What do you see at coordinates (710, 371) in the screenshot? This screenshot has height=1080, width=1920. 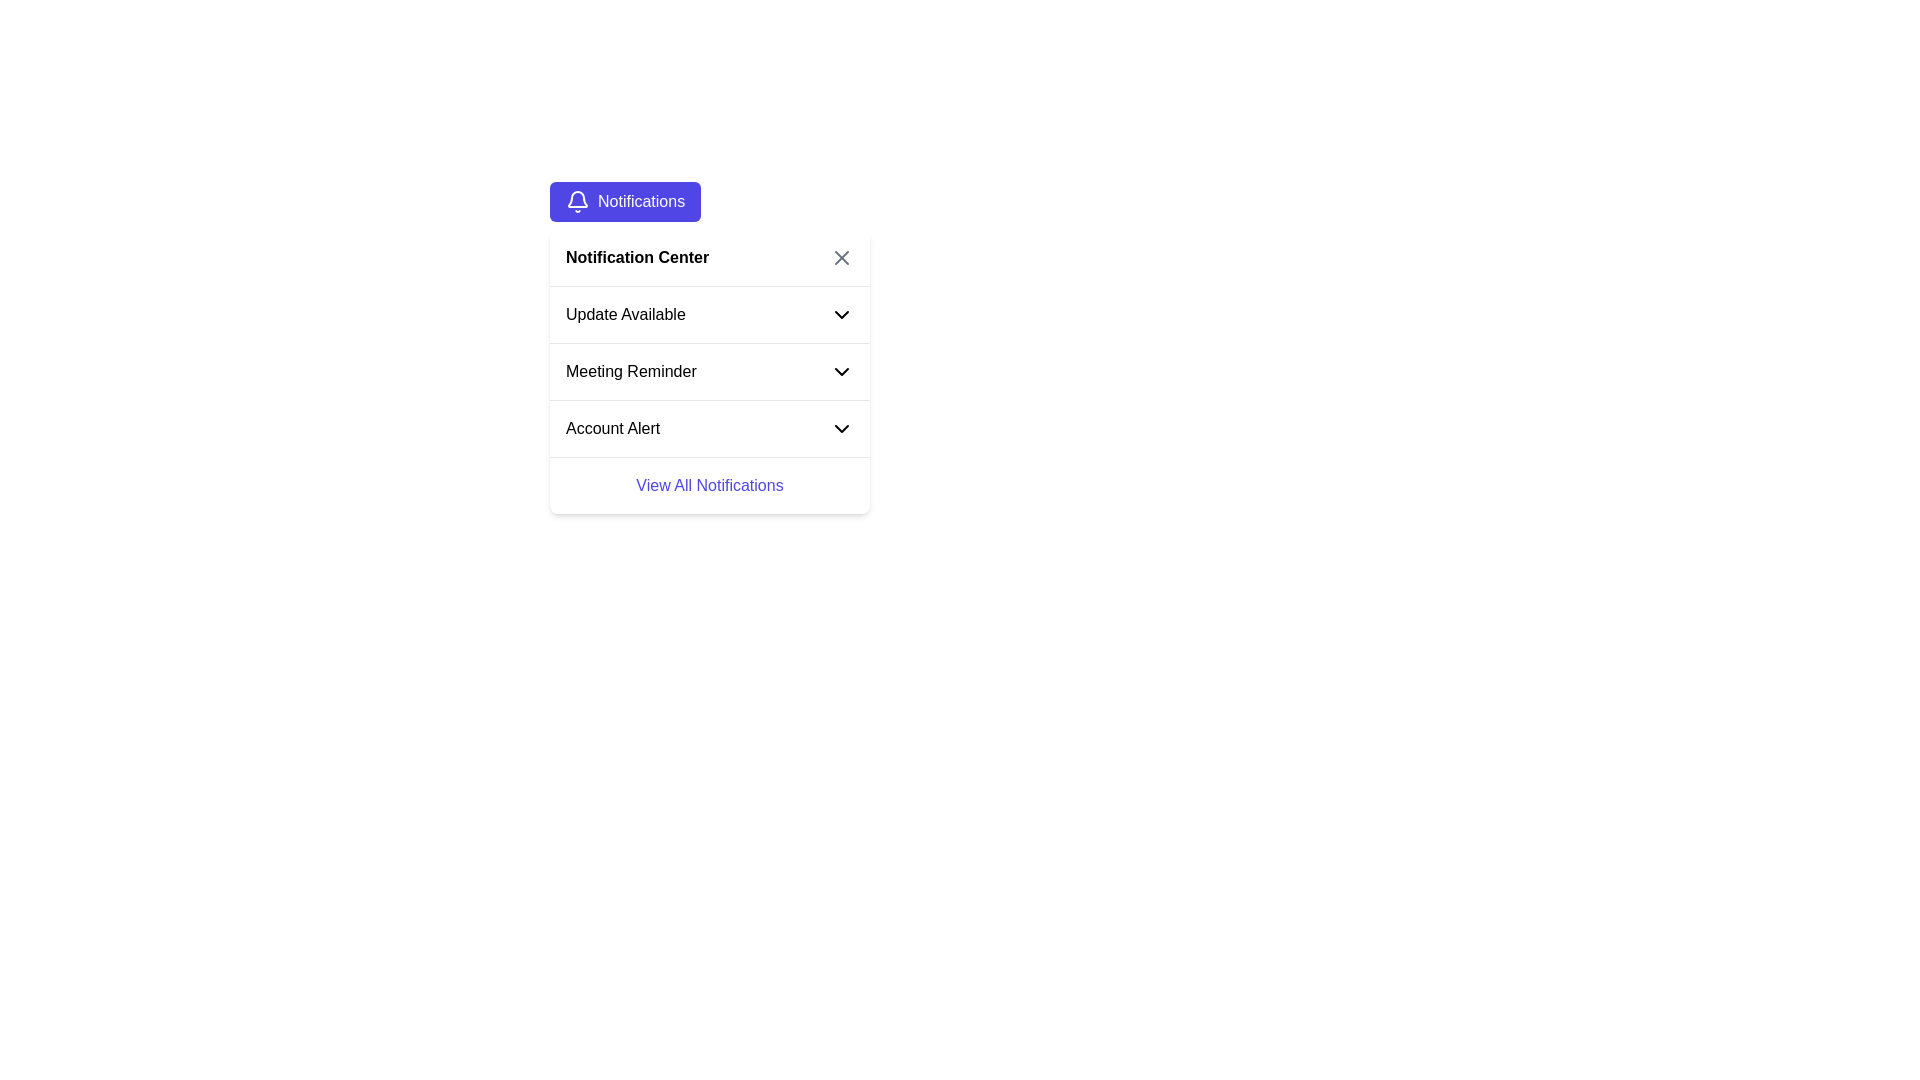 I see `the second list item labeled 'Meeting Reminder' in the notification dropdown menu to highlight it` at bounding box center [710, 371].